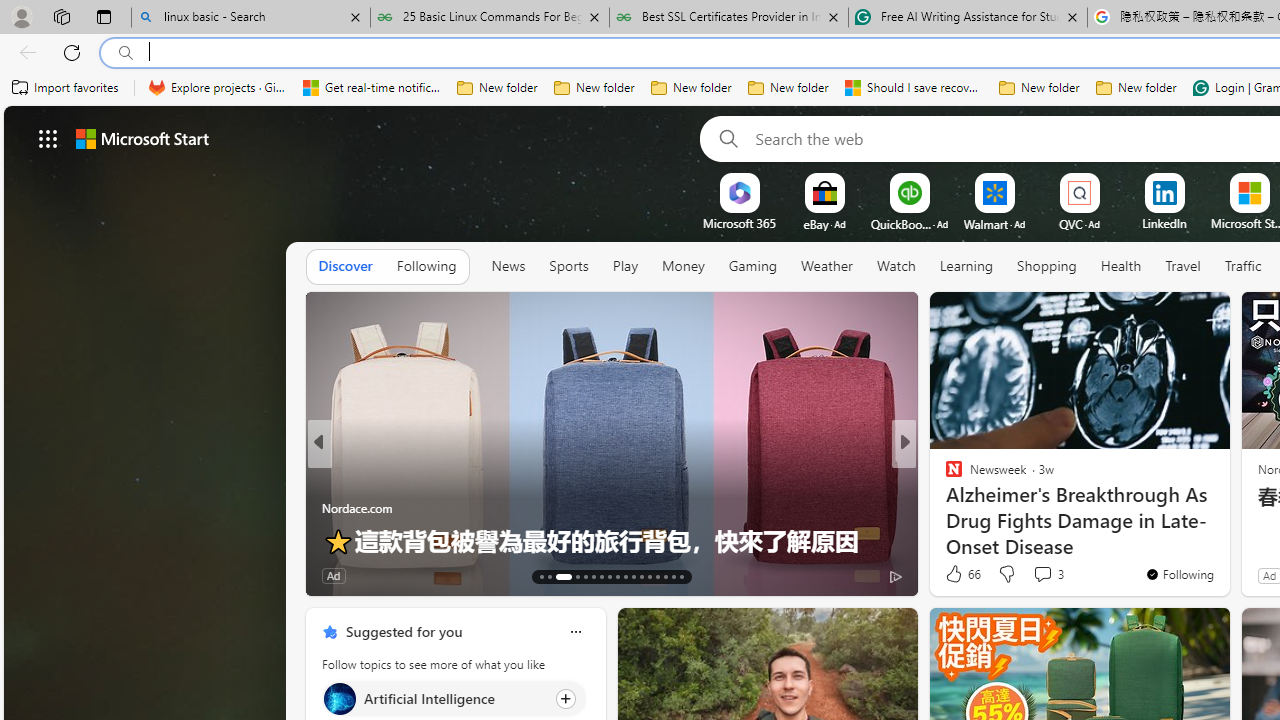 The image size is (1280, 720). I want to click on 'Weather', so click(826, 265).